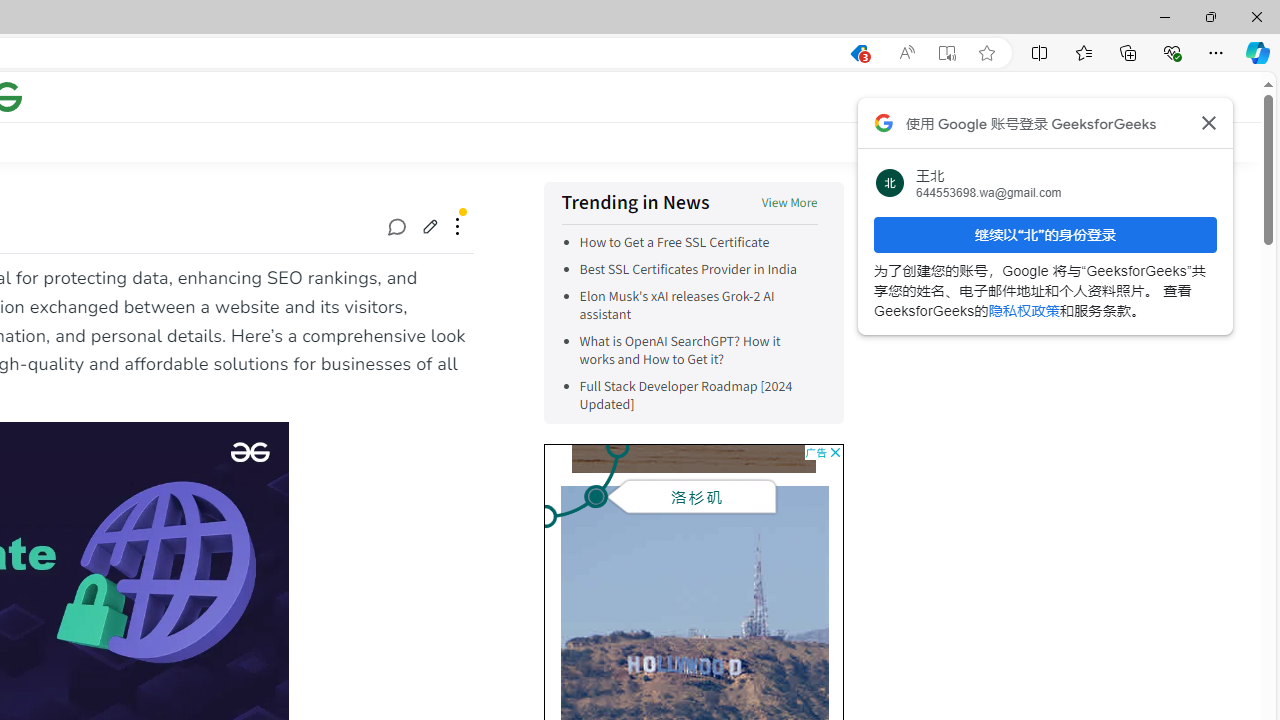  What do you see at coordinates (788, 203) in the screenshot?
I see `'View More'` at bounding box center [788, 203].